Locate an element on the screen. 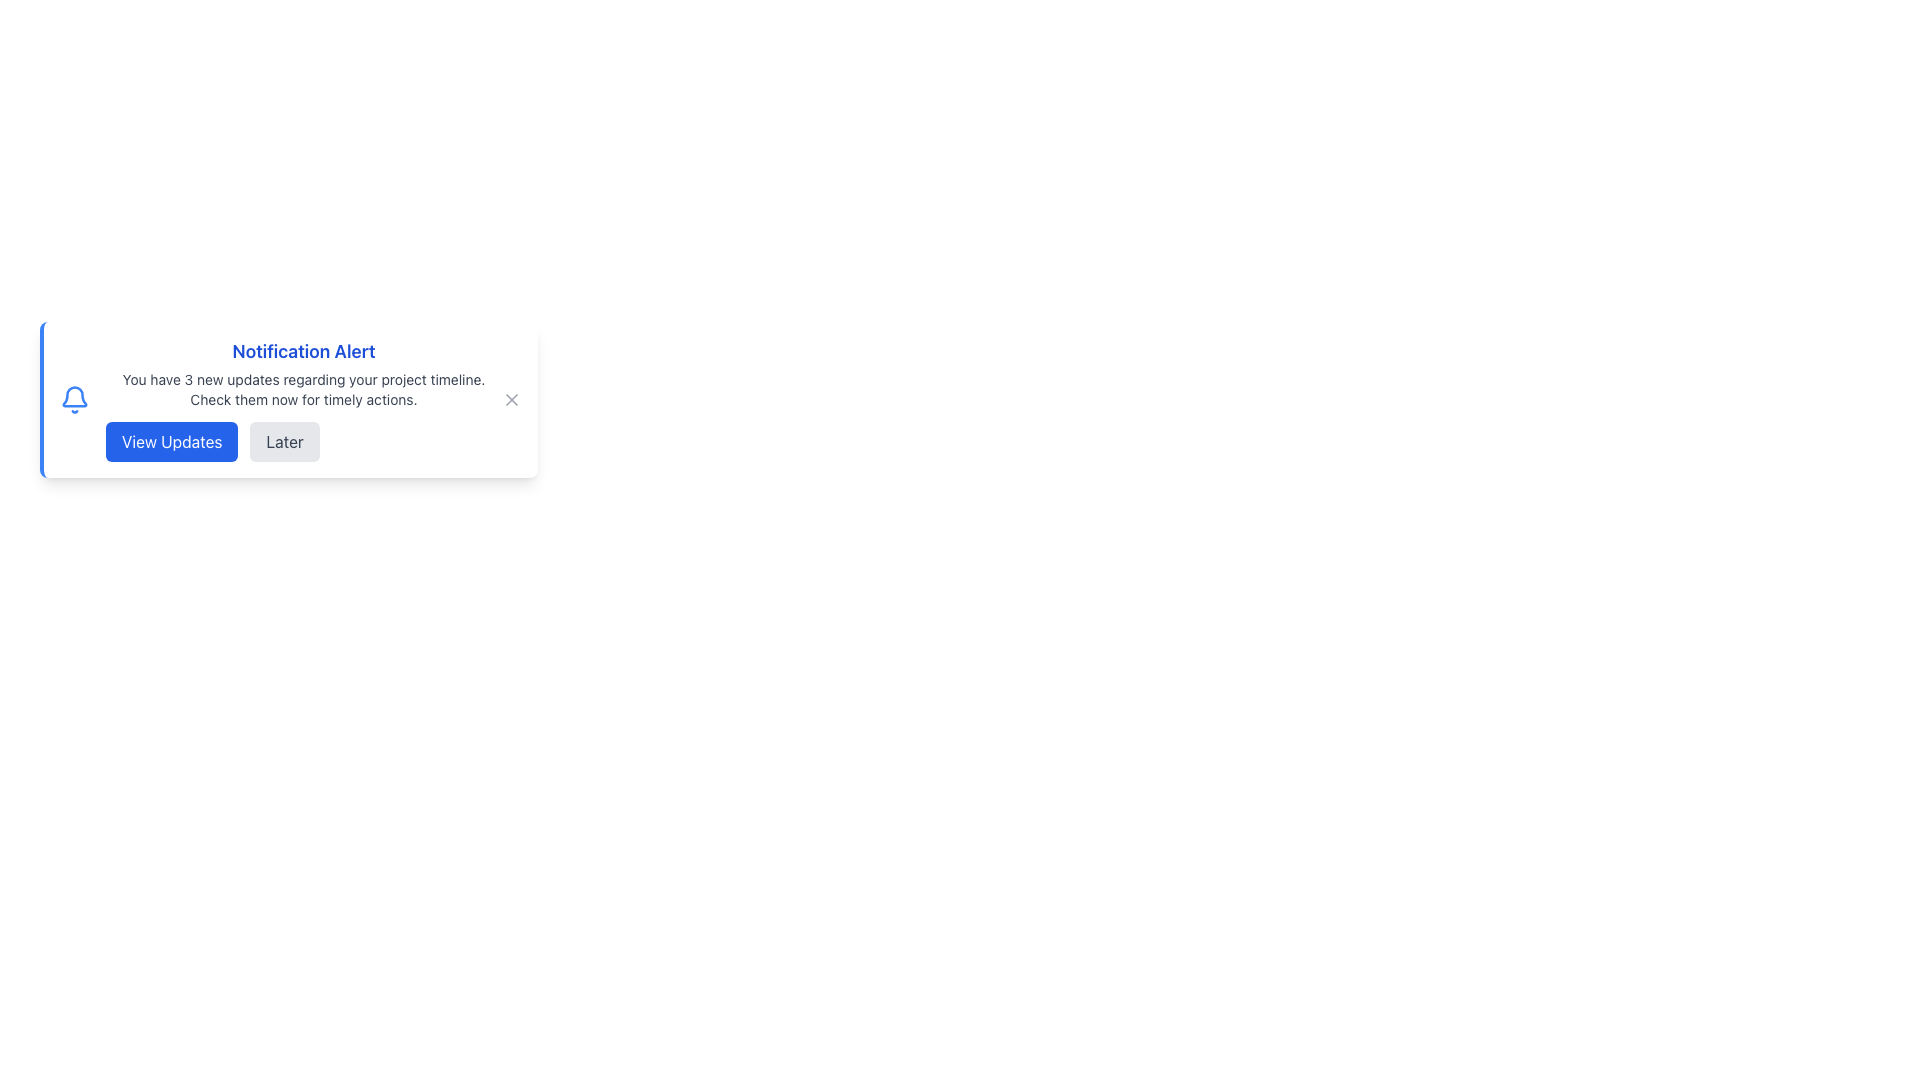 This screenshot has height=1080, width=1920. the rectangular button with a blue background and white text that reads 'View Updates' is located at coordinates (172, 441).